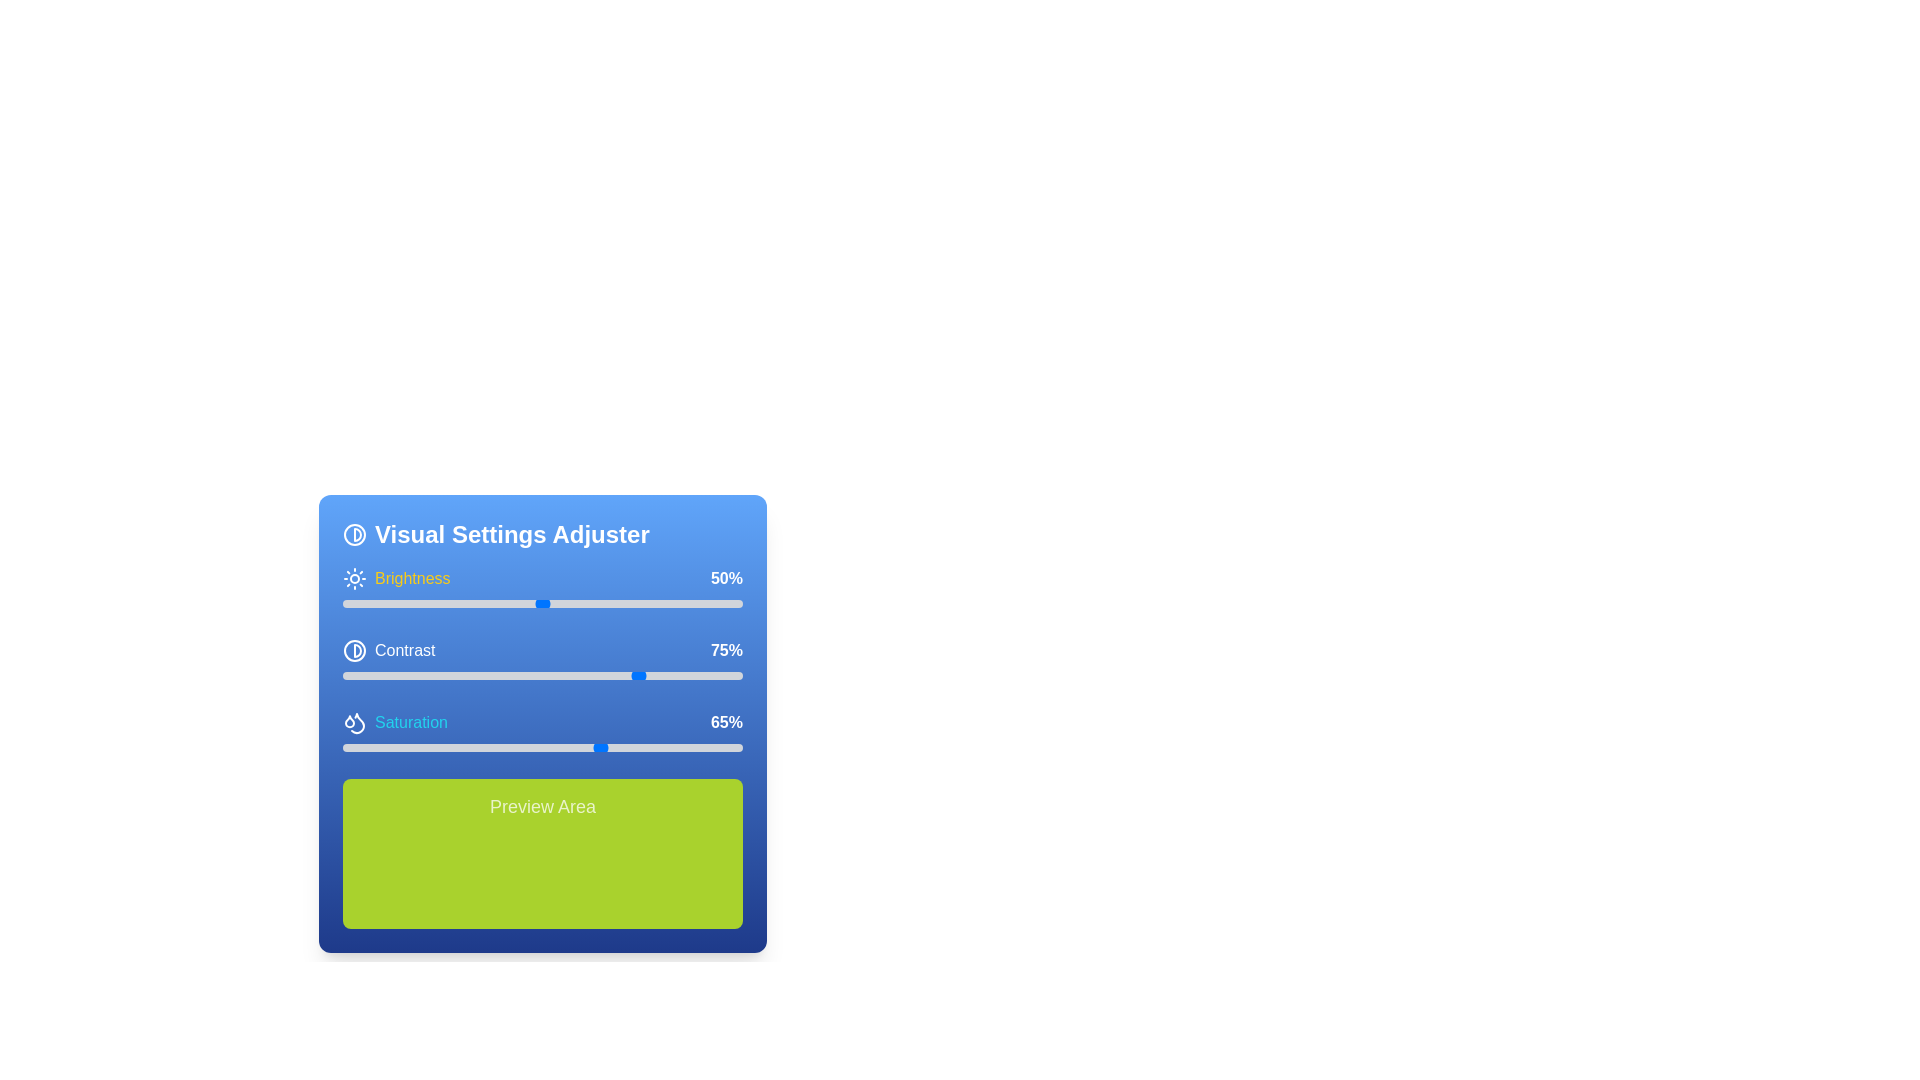 The width and height of the screenshot is (1920, 1080). Describe the element at coordinates (527, 748) in the screenshot. I see `saturation` at that location.